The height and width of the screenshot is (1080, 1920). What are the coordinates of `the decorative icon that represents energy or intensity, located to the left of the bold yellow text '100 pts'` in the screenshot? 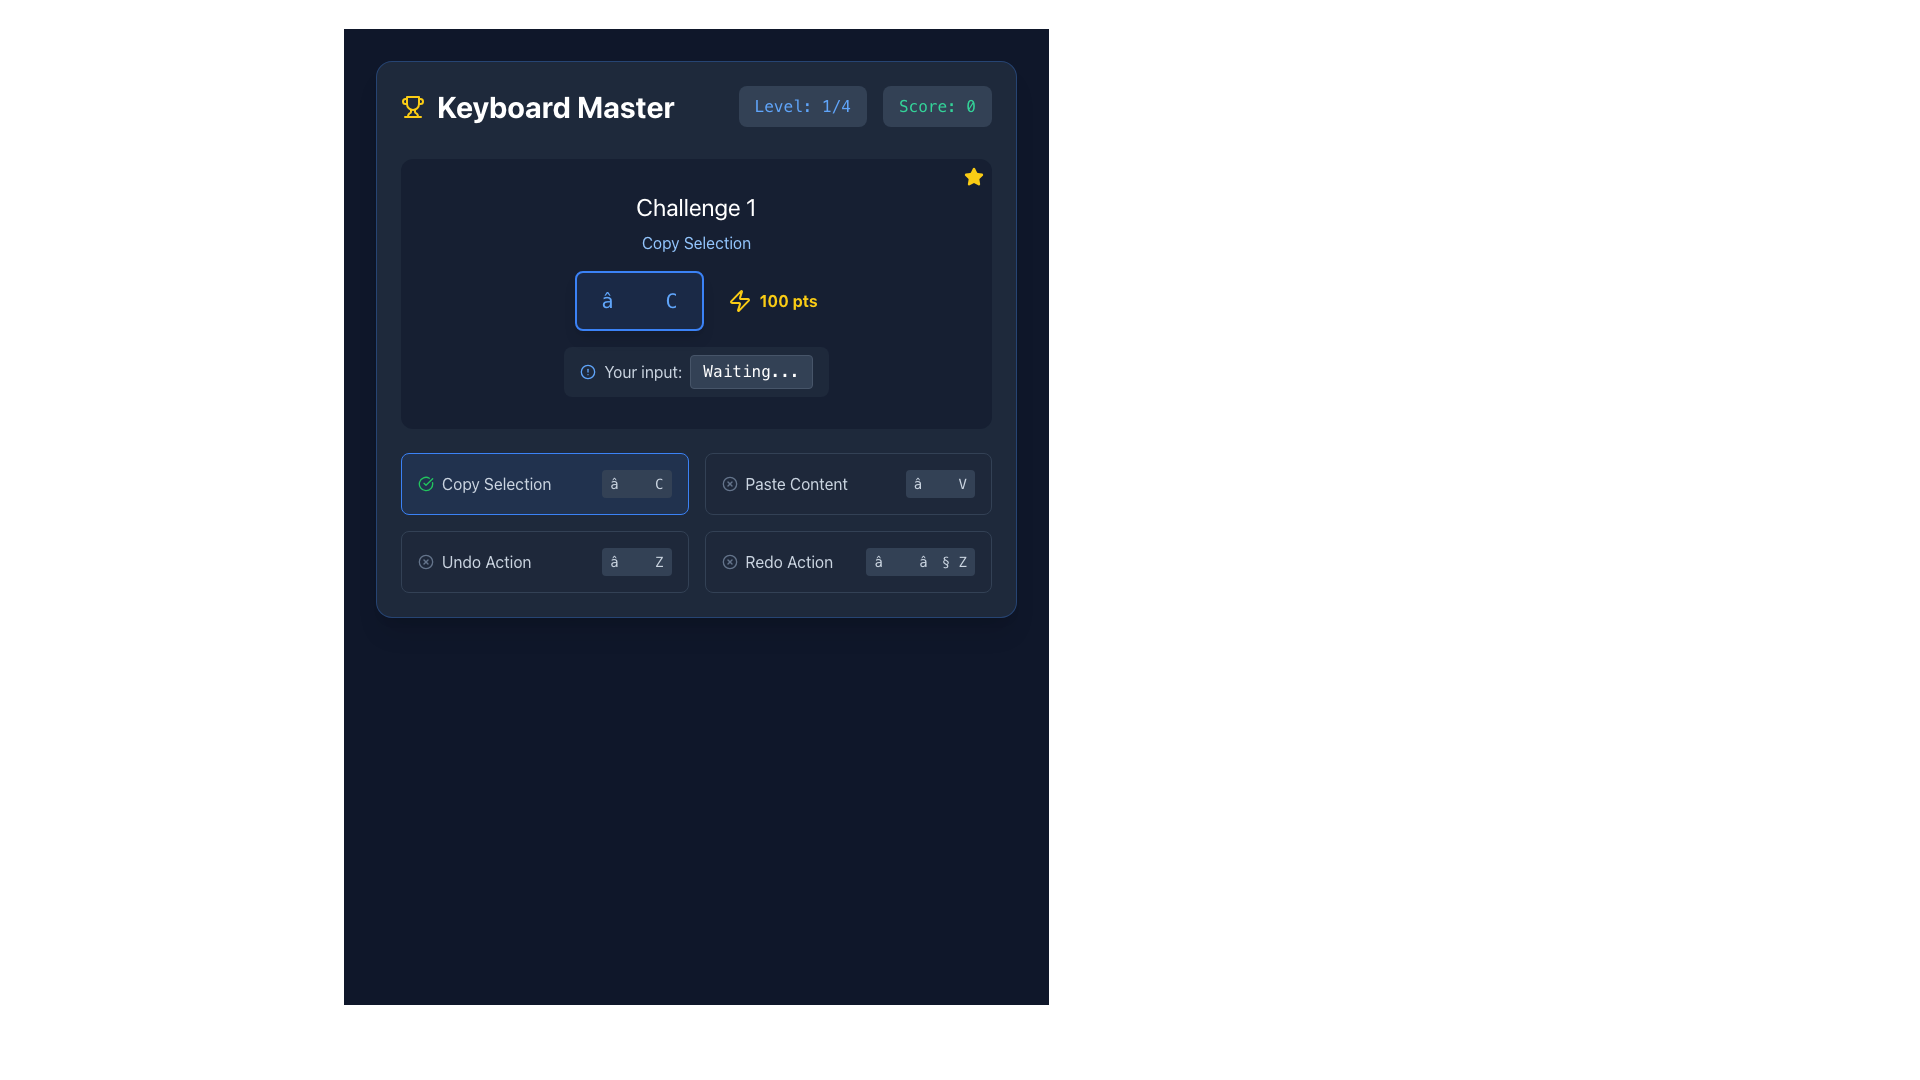 It's located at (738, 300).